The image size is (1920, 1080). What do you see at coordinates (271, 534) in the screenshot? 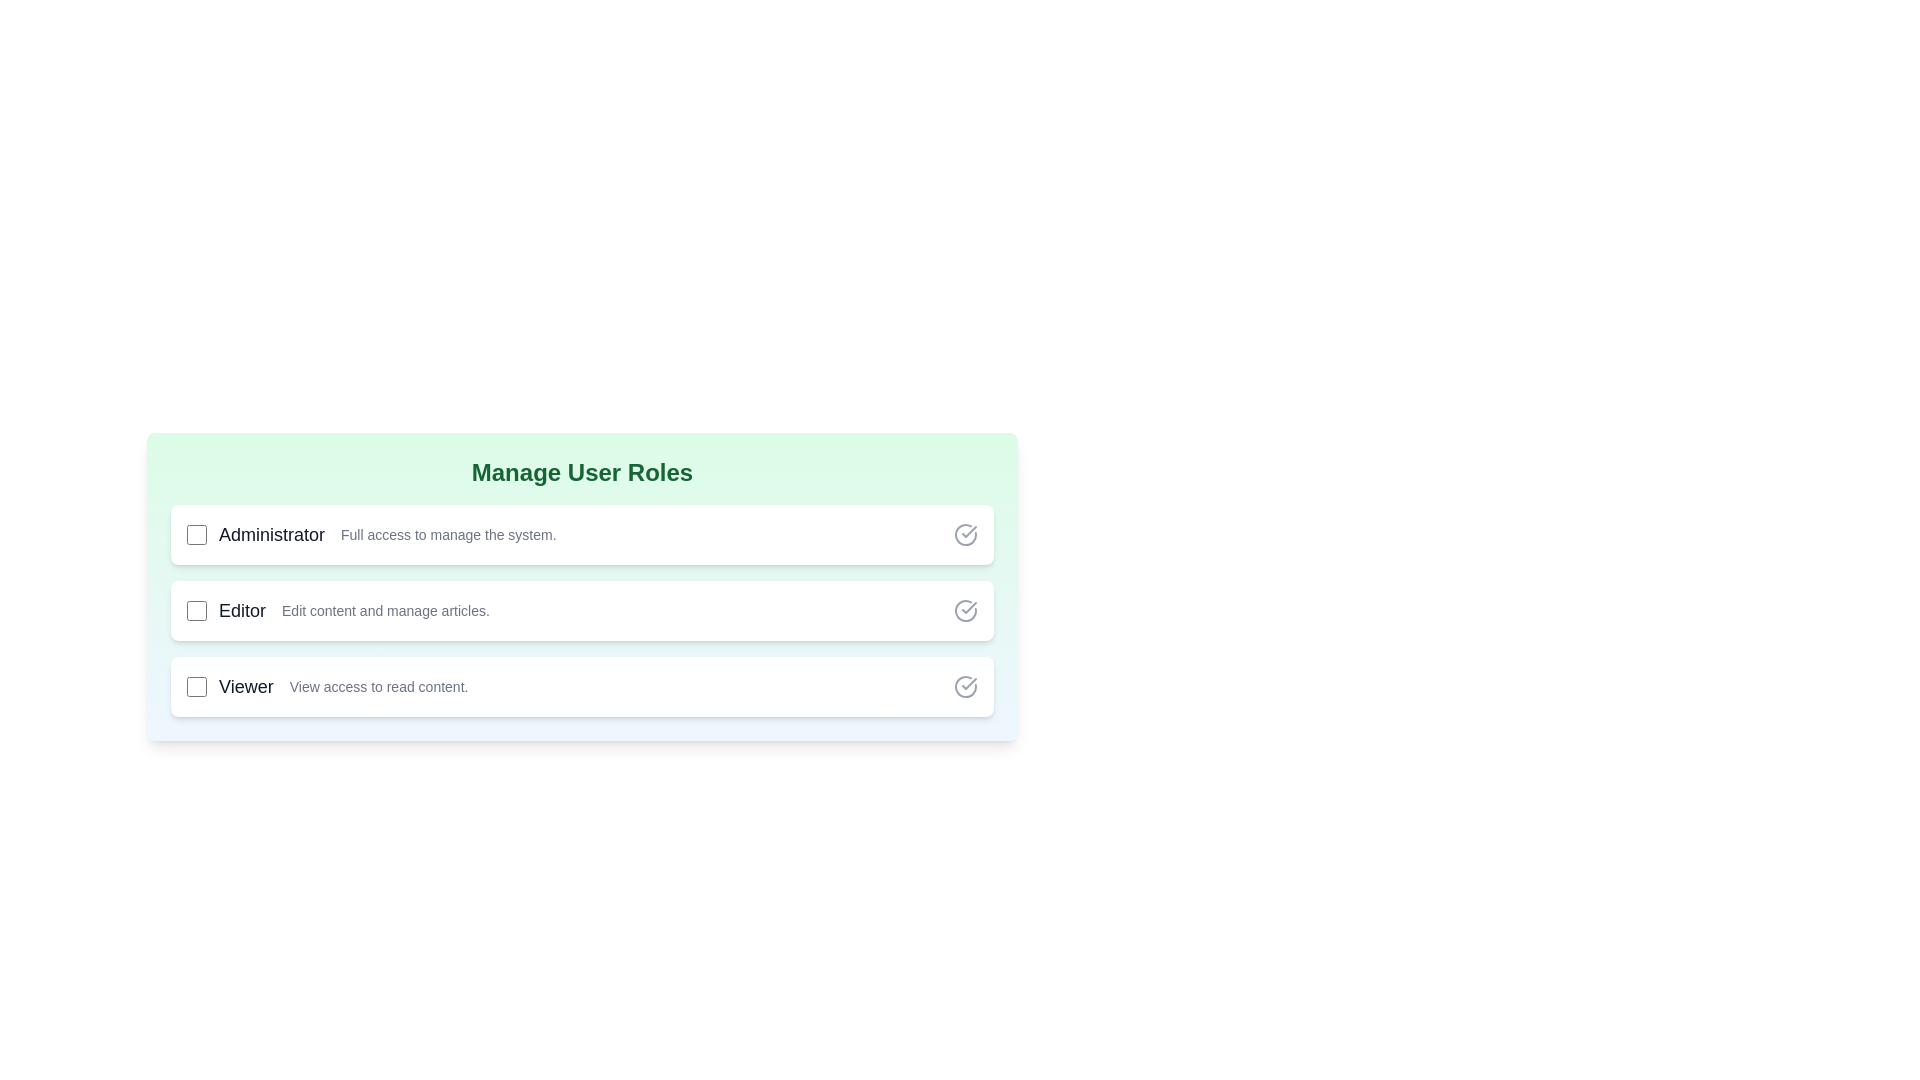
I see `the text of the role Administrator to highlight it` at bounding box center [271, 534].